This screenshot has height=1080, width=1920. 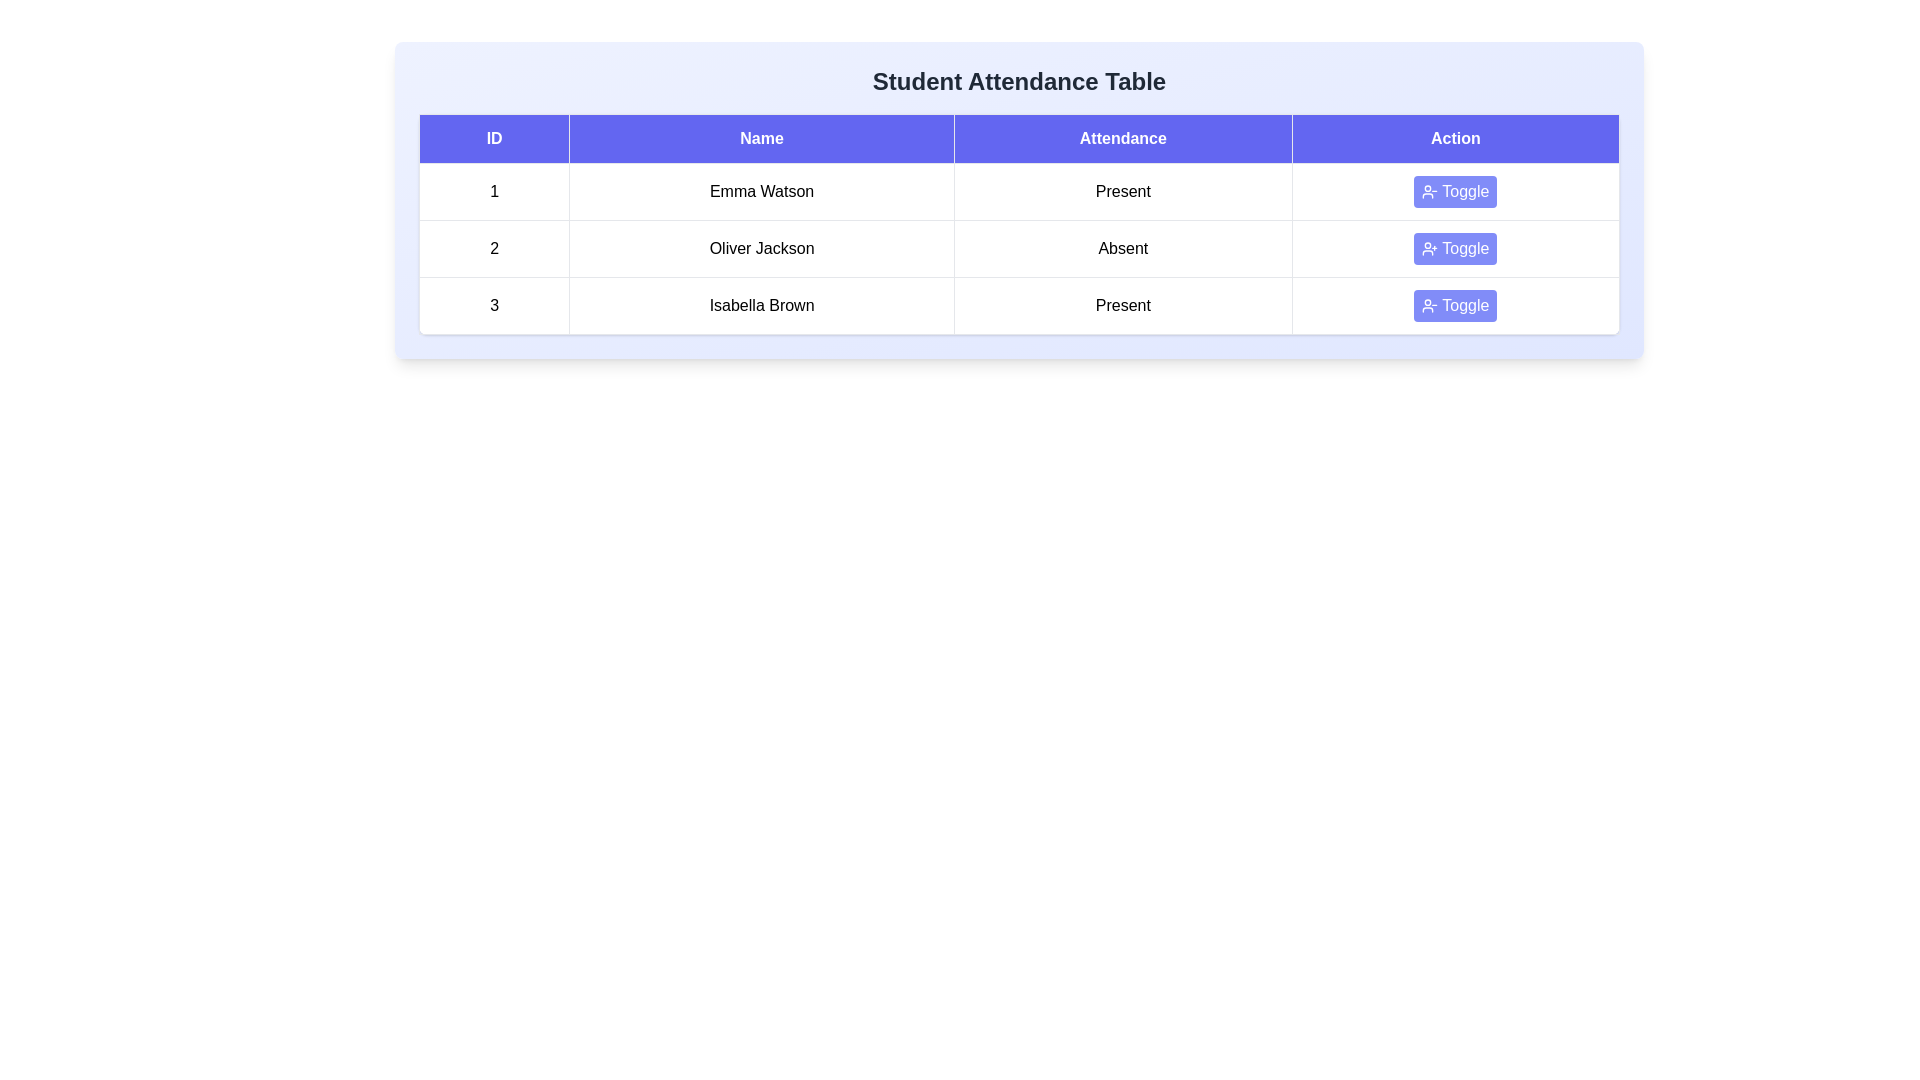 I want to click on the Table Cell displaying the identifier or serial number in the first row of the table, which is in the leftmost column labeled 'ID', so click(x=494, y=192).